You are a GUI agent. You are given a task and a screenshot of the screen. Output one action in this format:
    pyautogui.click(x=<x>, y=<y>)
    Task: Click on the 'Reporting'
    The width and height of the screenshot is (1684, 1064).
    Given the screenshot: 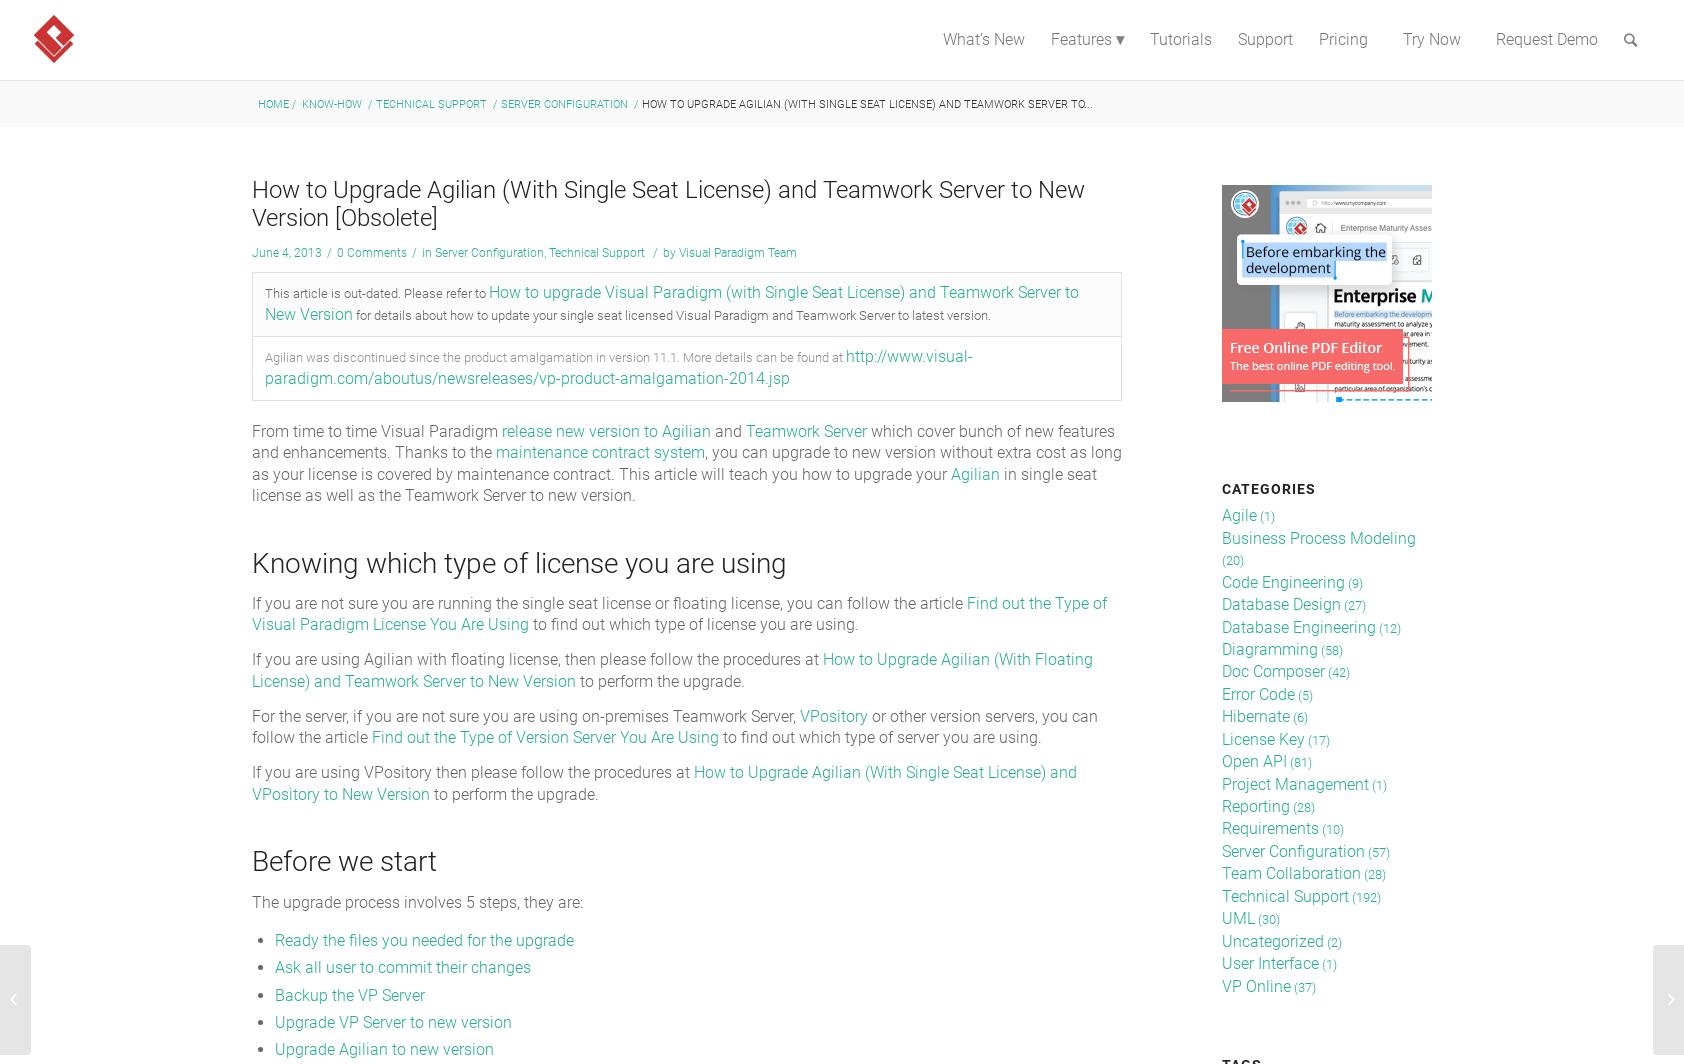 What is the action you would take?
    pyautogui.click(x=1255, y=806)
    